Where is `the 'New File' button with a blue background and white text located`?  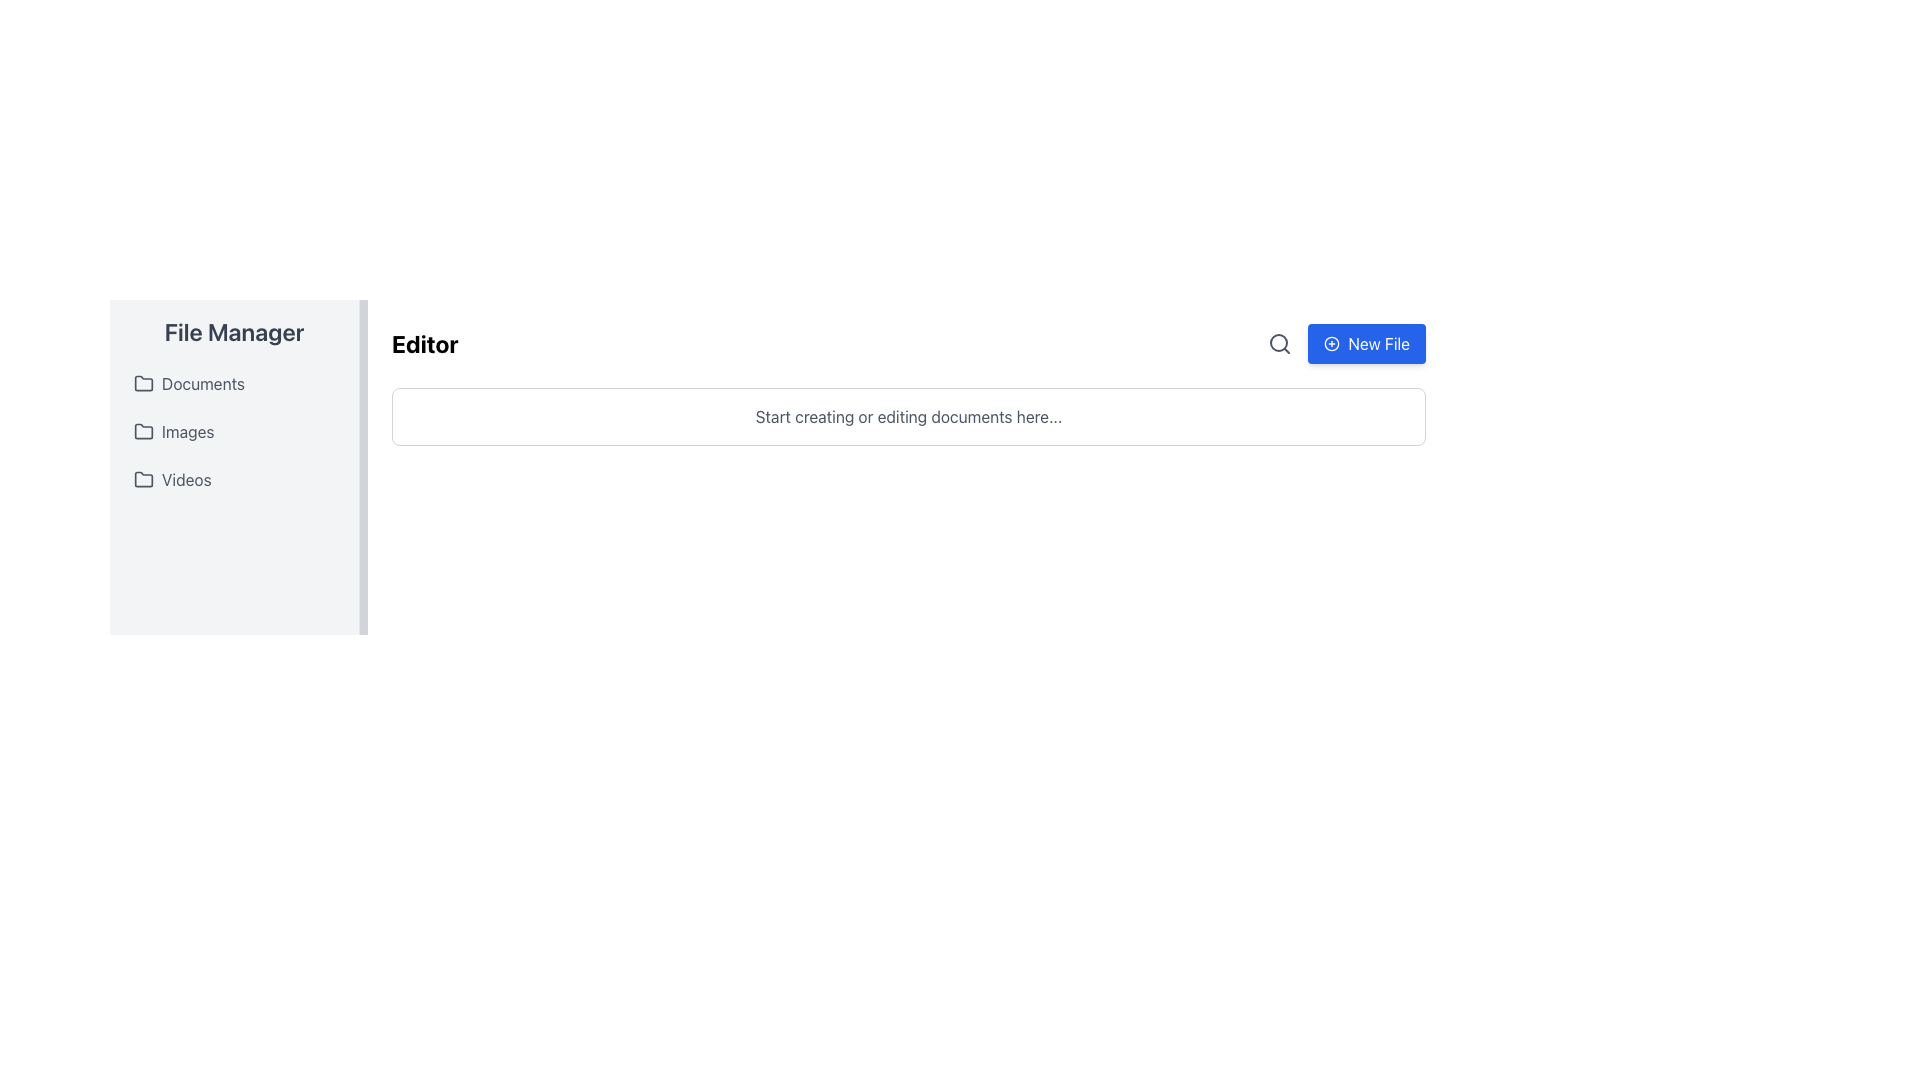
the 'New File' button with a blue background and white text located is located at coordinates (1366, 342).